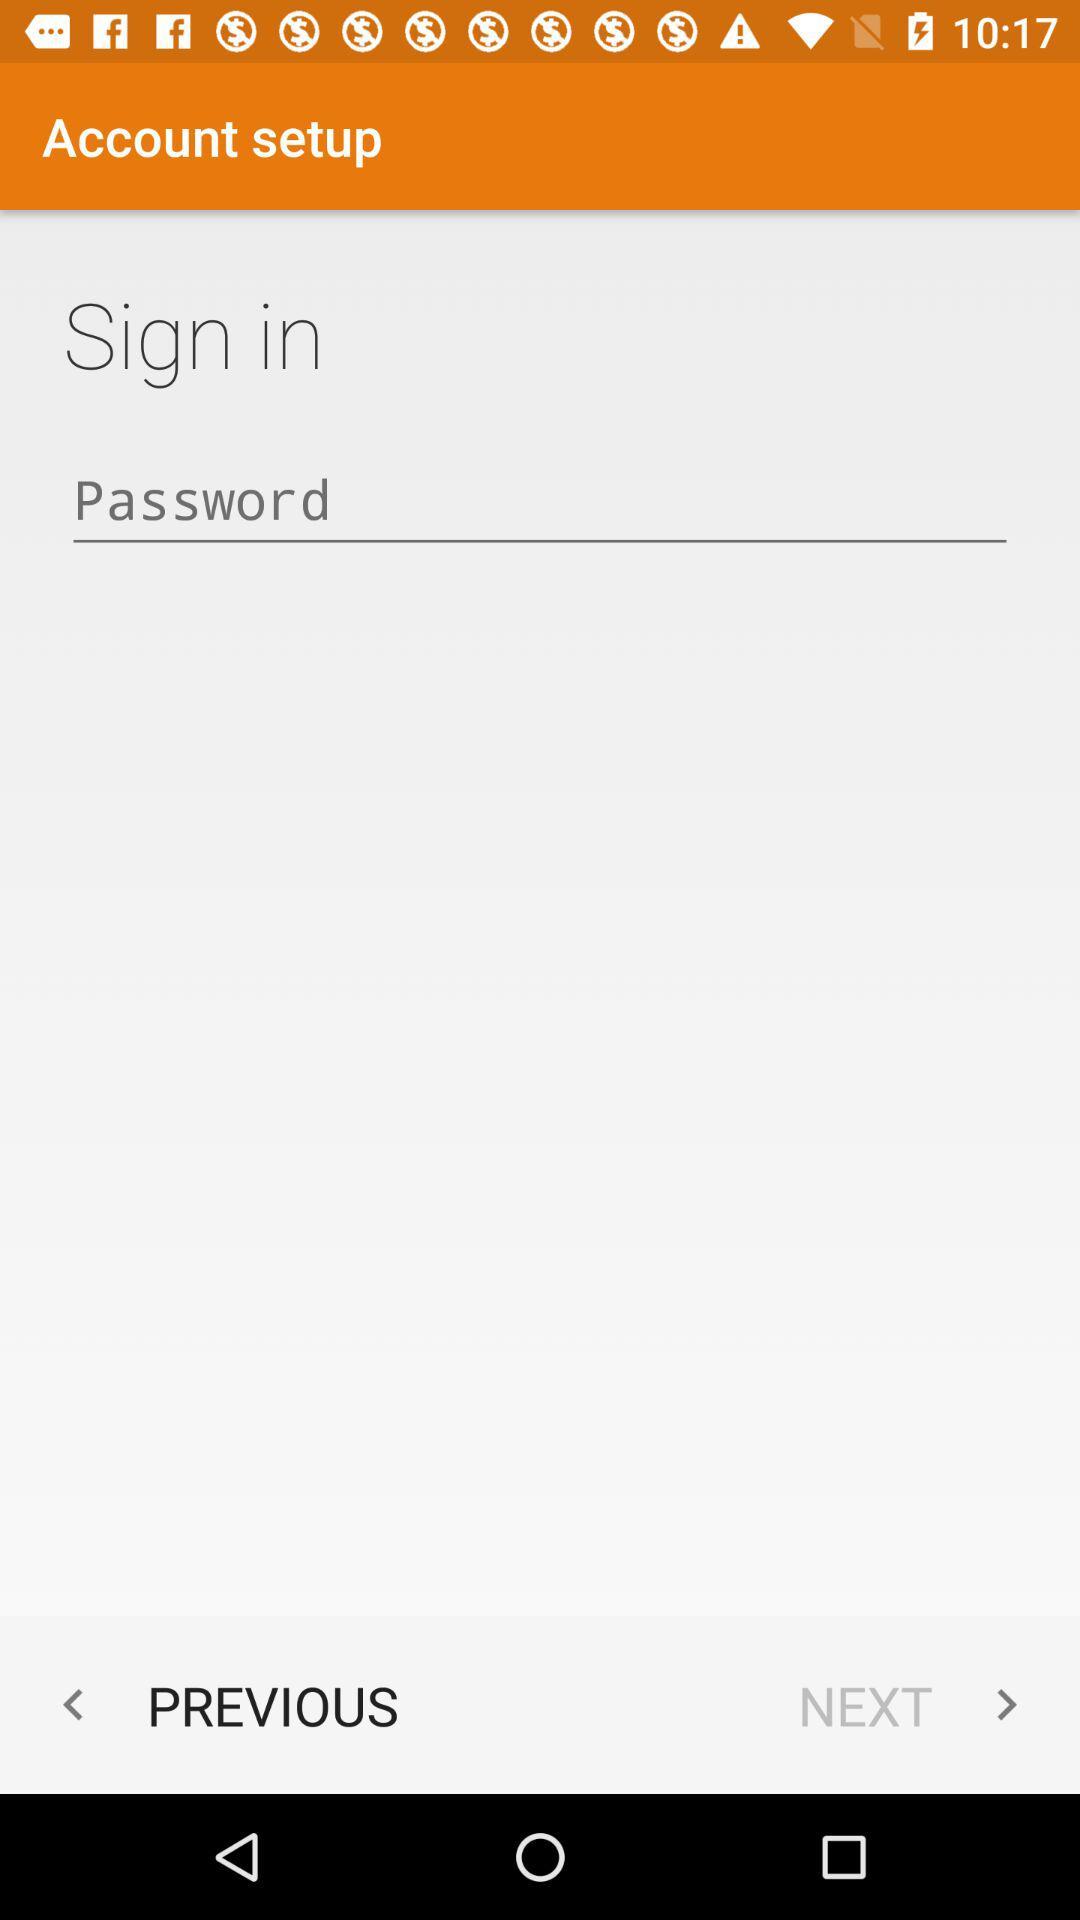  Describe the element at coordinates (220, 1704) in the screenshot. I see `the previous at the bottom left corner` at that location.